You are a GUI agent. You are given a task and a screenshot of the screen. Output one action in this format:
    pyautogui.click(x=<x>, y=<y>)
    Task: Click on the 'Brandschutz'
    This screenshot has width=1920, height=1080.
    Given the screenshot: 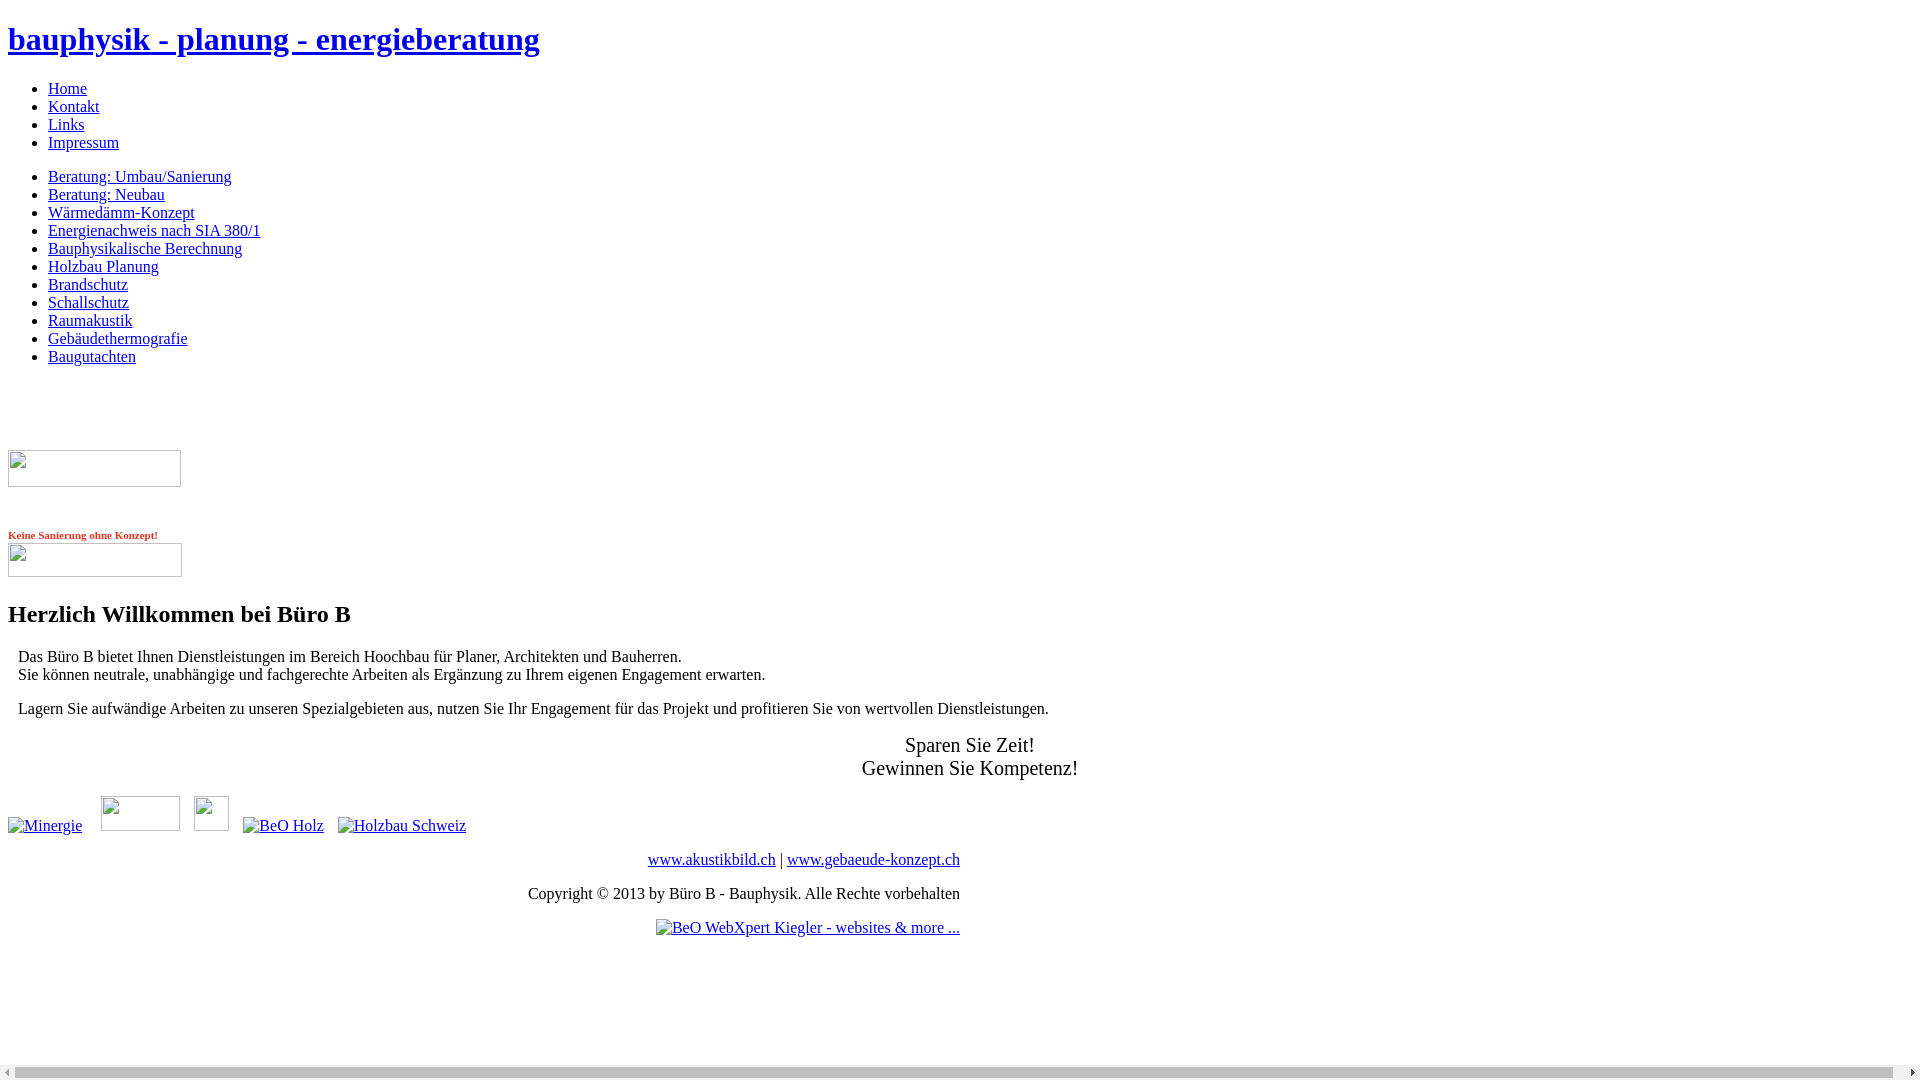 What is the action you would take?
    pyautogui.click(x=86, y=284)
    